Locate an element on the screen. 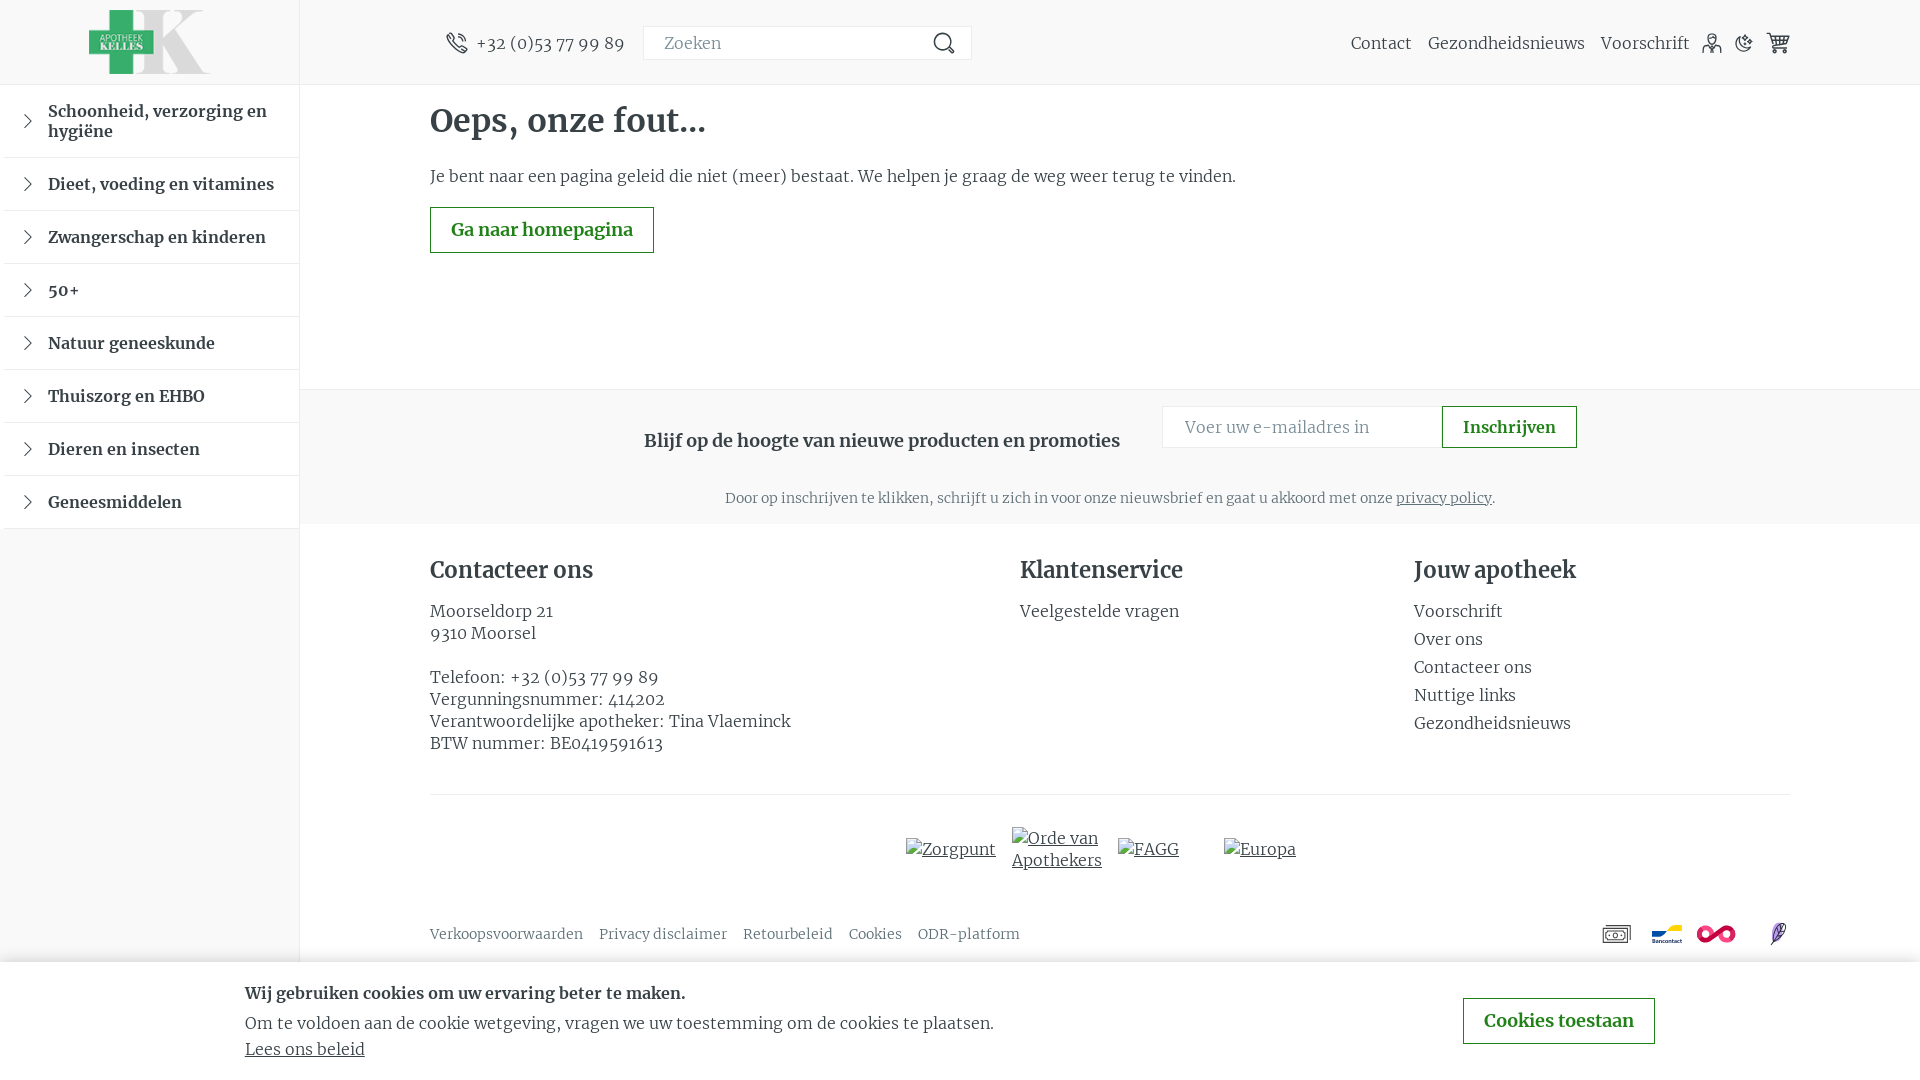  'Cookies toestaan' is located at coordinates (1558, 1021).